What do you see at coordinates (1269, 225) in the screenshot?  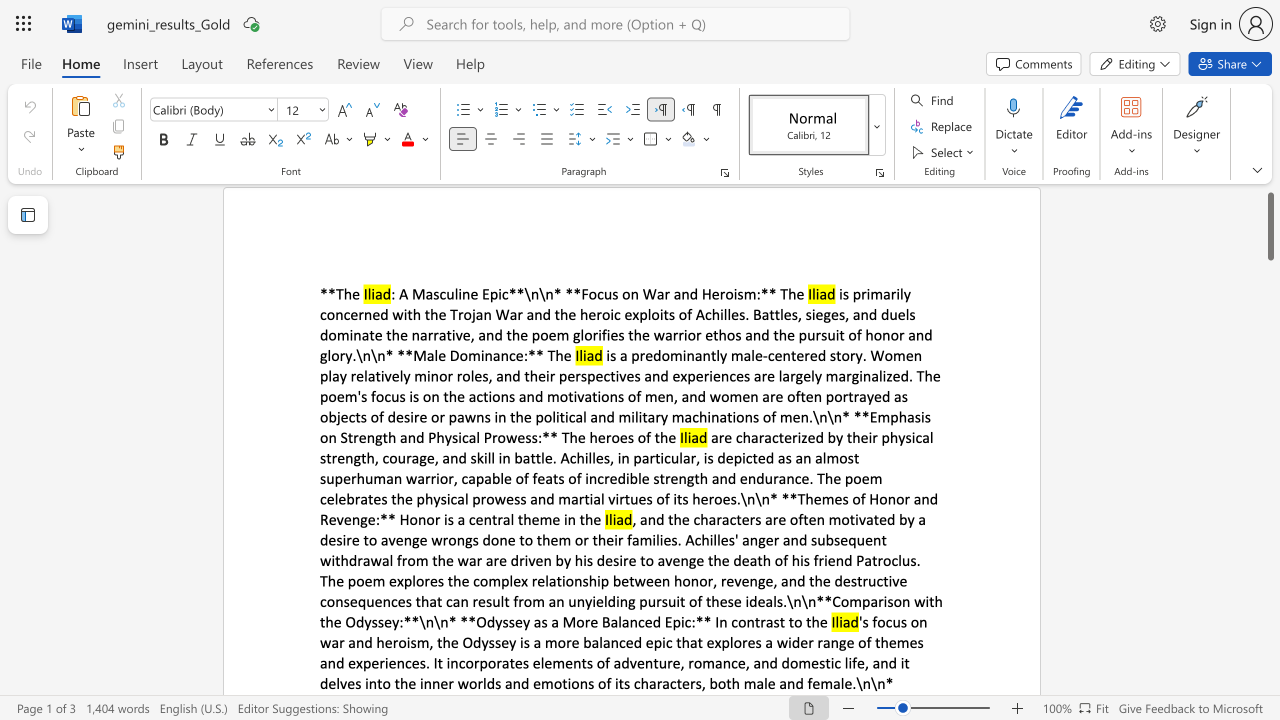 I see `the scrollbar and move down 1910 pixels` at bounding box center [1269, 225].